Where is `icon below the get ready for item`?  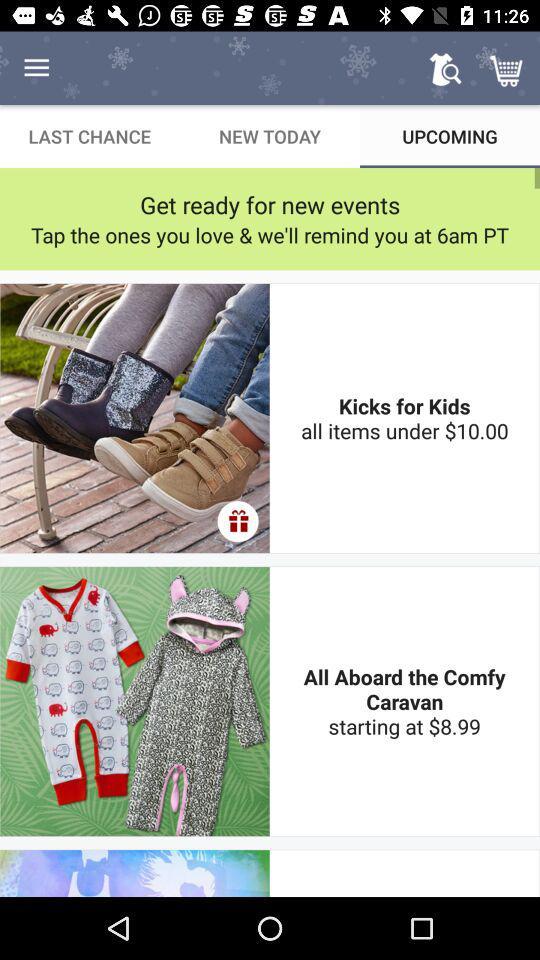
icon below the get ready for item is located at coordinates (270, 235).